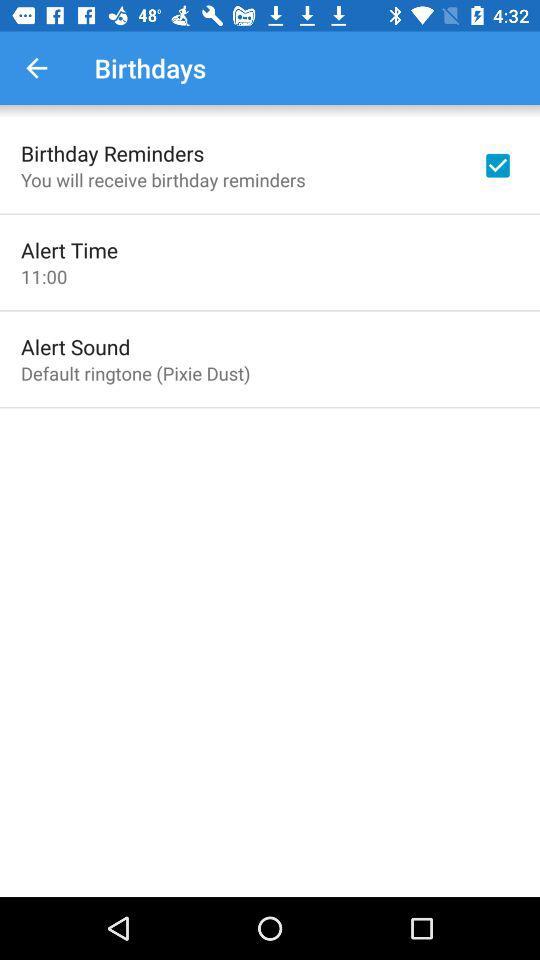 This screenshot has height=960, width=540. I want to click on item below alert sound icon, so click(135, 372).